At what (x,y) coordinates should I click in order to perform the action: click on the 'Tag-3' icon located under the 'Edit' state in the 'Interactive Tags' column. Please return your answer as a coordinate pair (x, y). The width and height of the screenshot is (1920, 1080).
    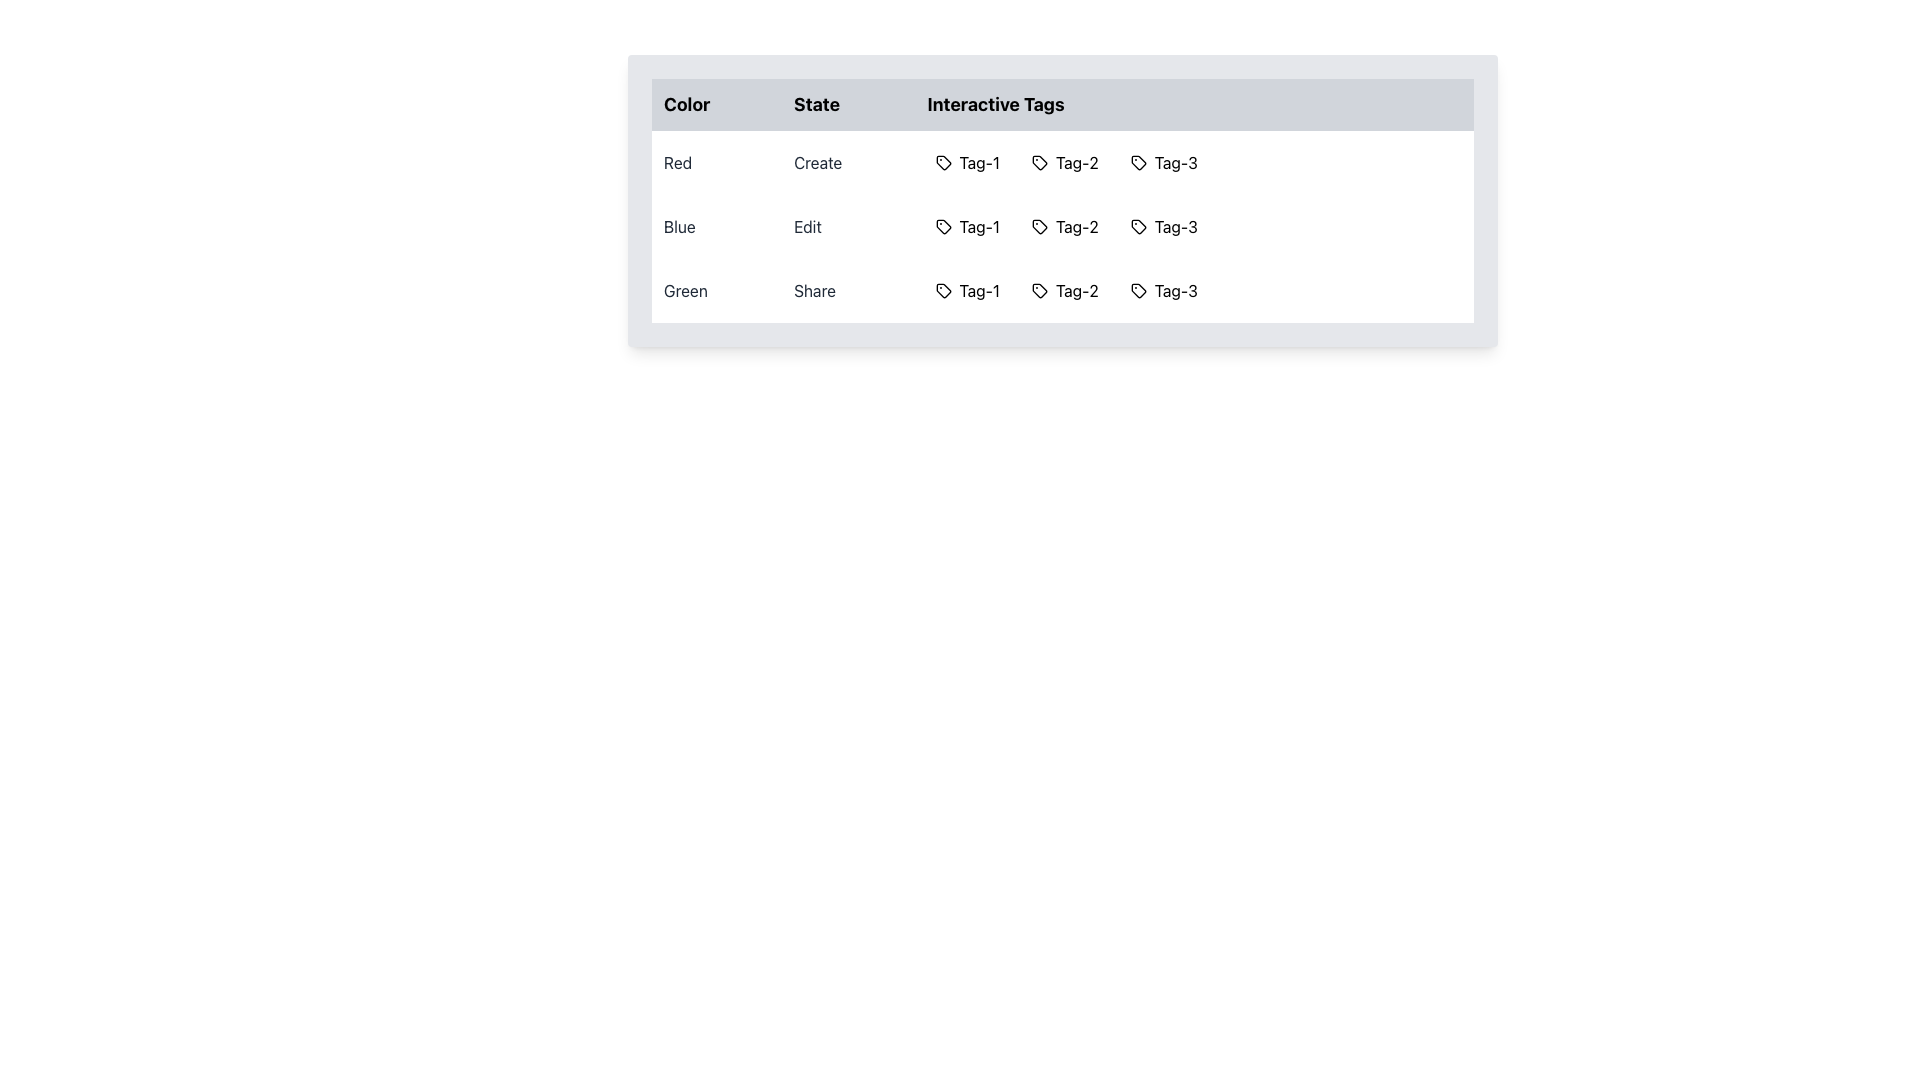
    Looking at the image, I should click on (1138, 226).